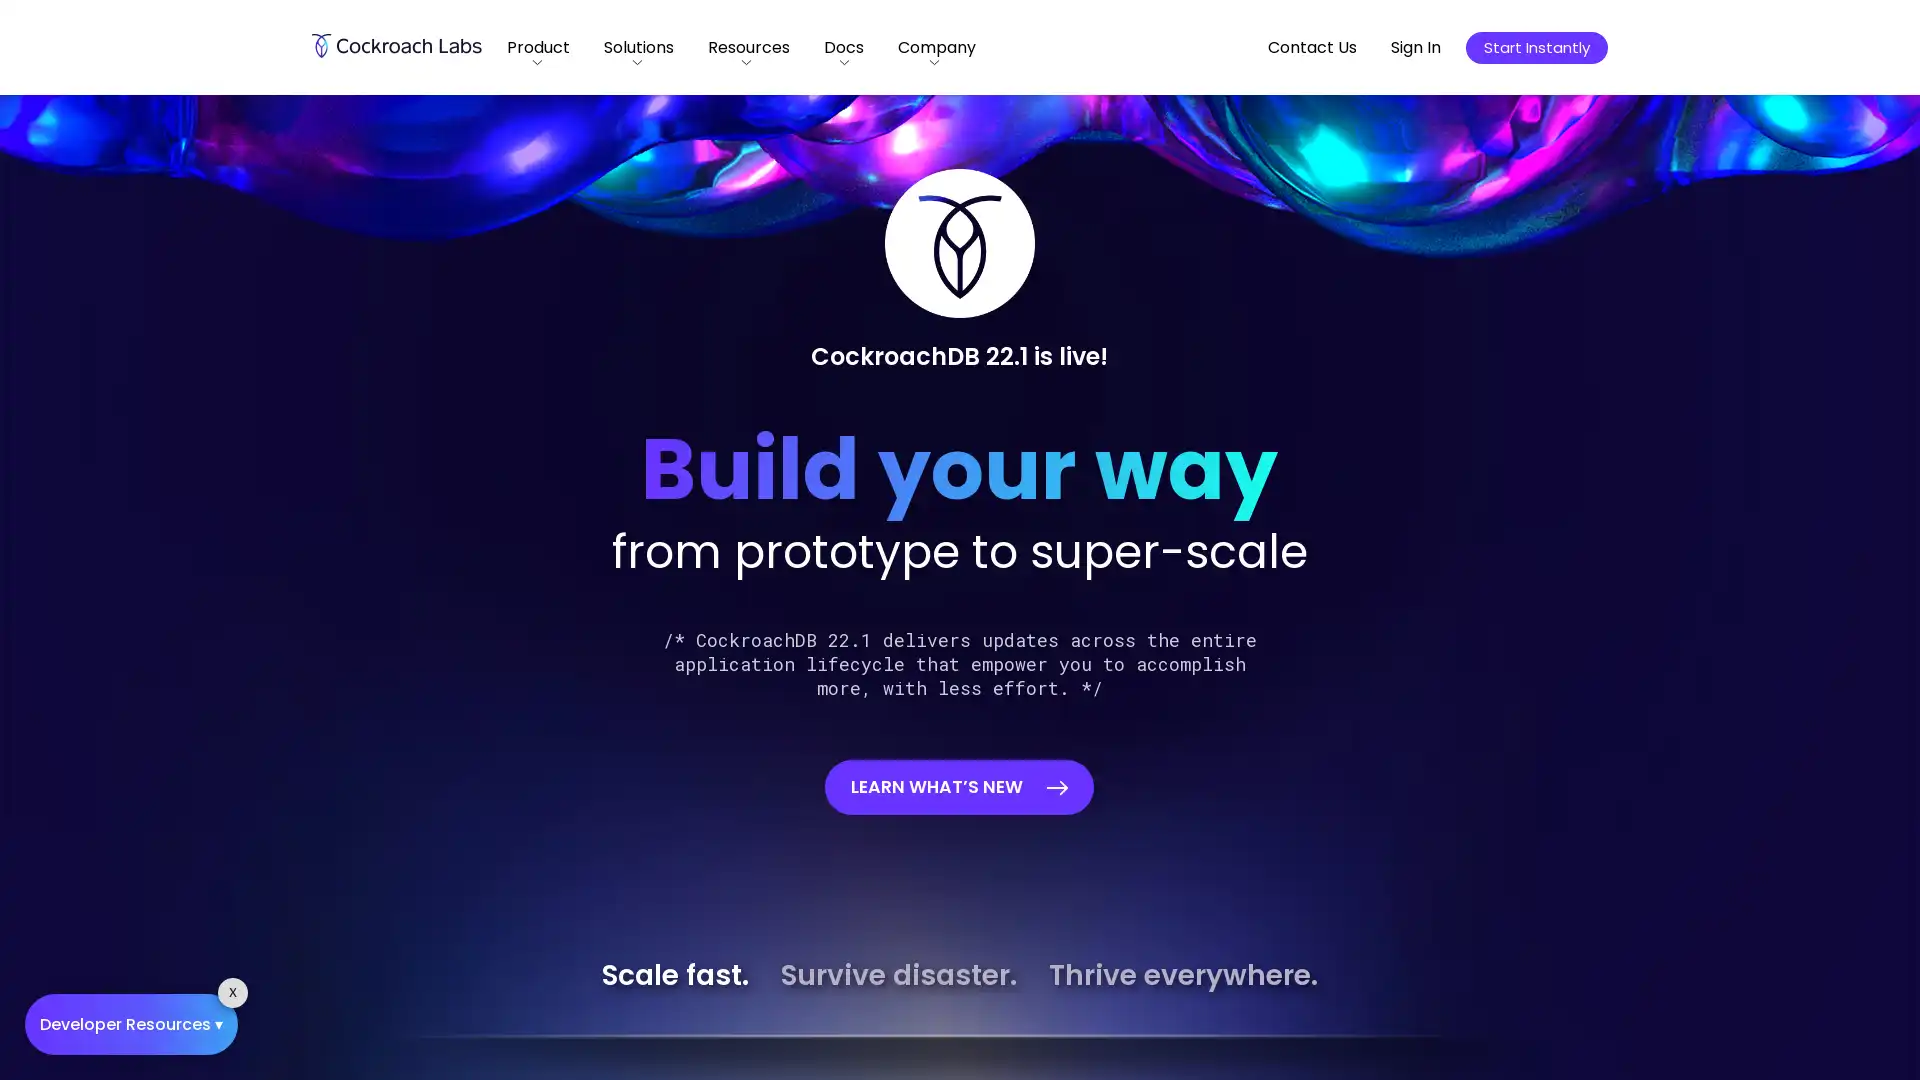 This screenshot has width=1920, height=1080. I want to click on Contact Us, so click(1312, 46).